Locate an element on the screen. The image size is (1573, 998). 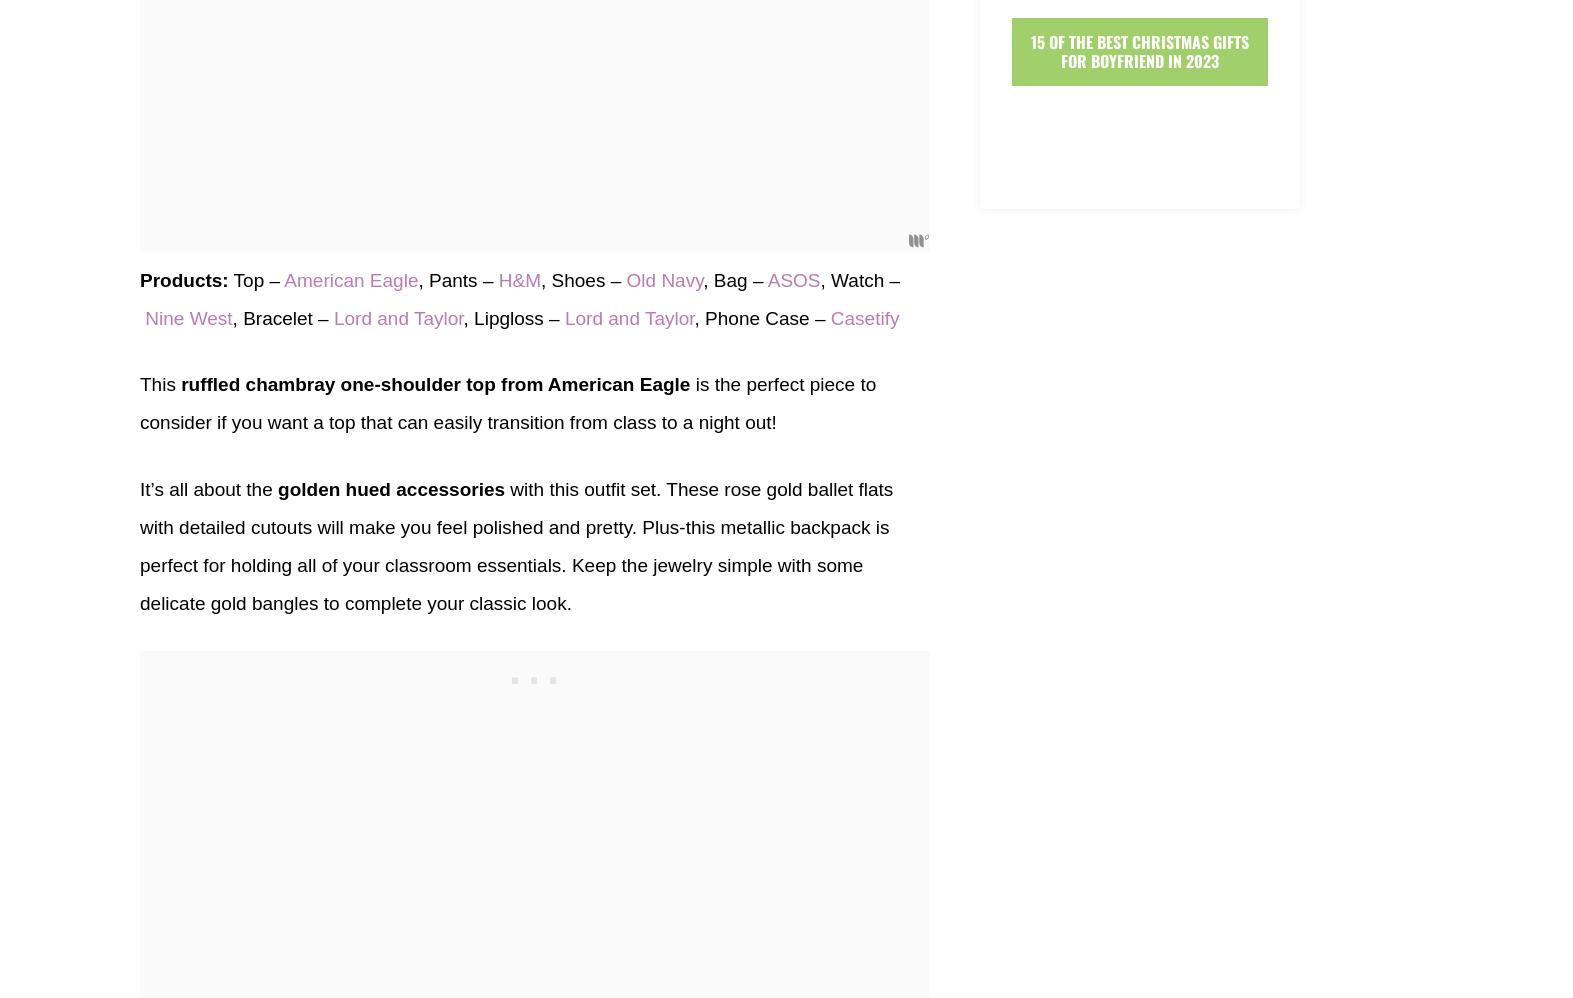
'This' is located at coordinates (160, 383).